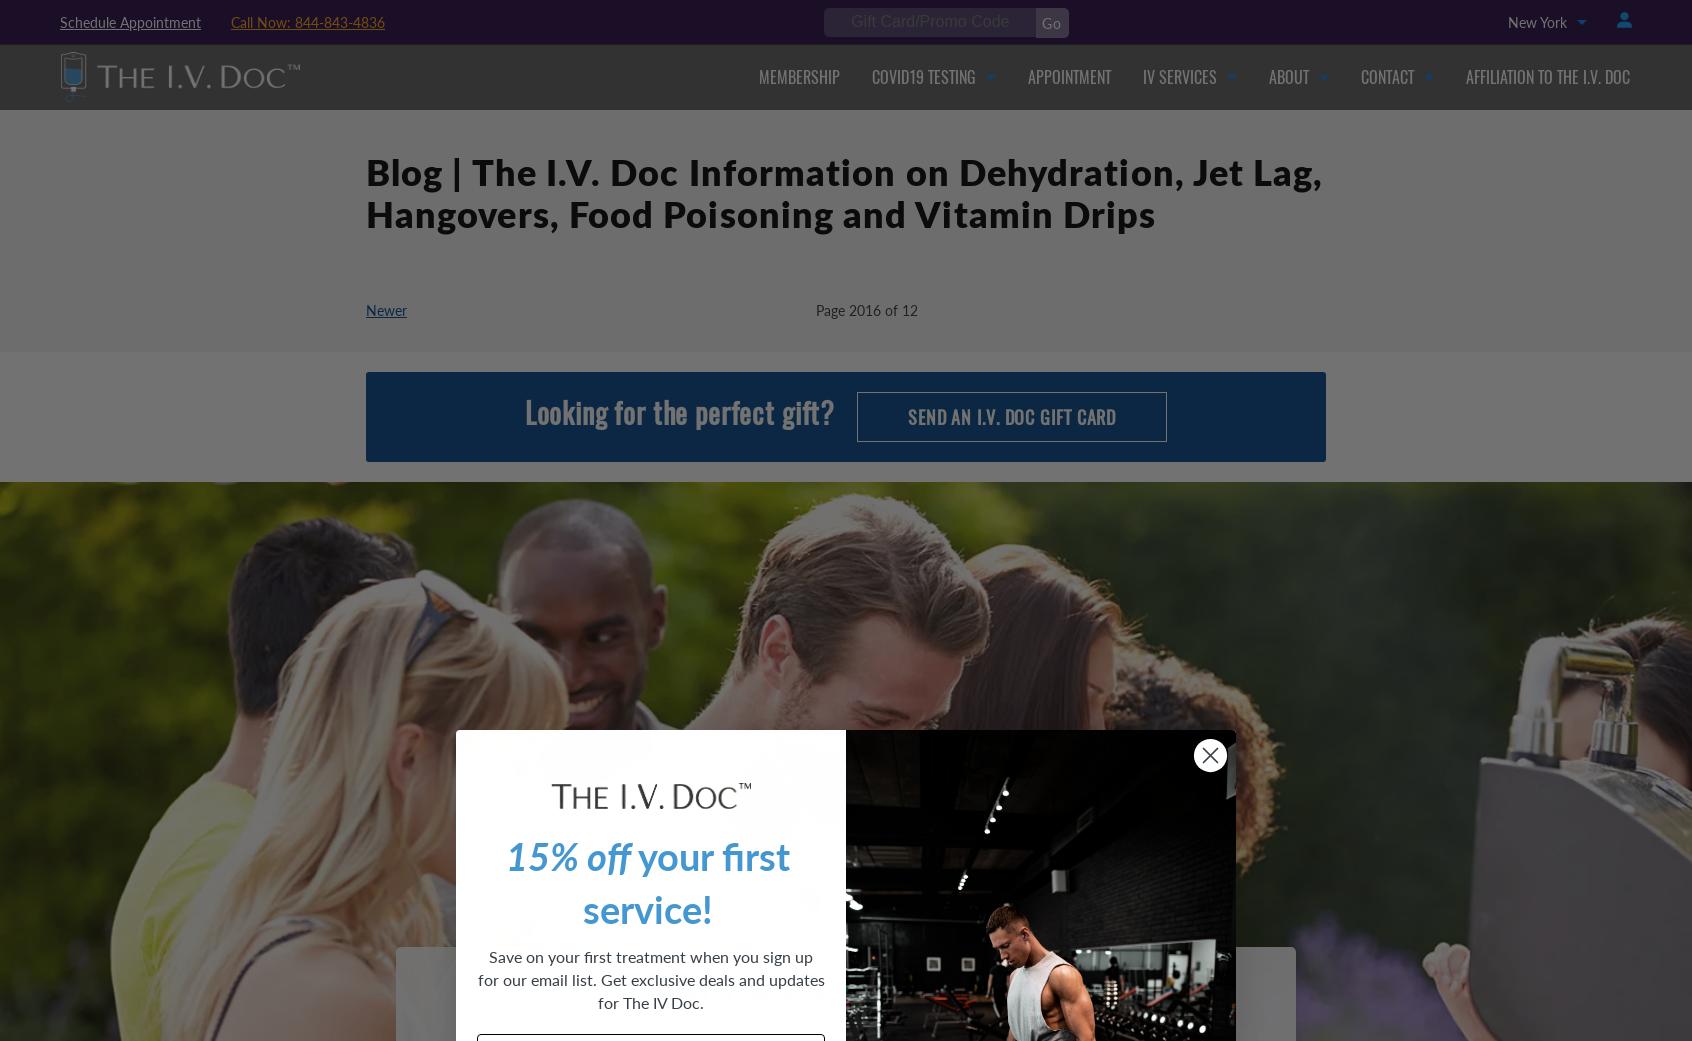 The height and width of the screenshot is (1041, 1692). I want to click on 'Blog | The I.V. Doc Information on Dehydration, Jet Lag, Hangovers, Food Poisoning and Vitamin Drips', so click(844, 196).